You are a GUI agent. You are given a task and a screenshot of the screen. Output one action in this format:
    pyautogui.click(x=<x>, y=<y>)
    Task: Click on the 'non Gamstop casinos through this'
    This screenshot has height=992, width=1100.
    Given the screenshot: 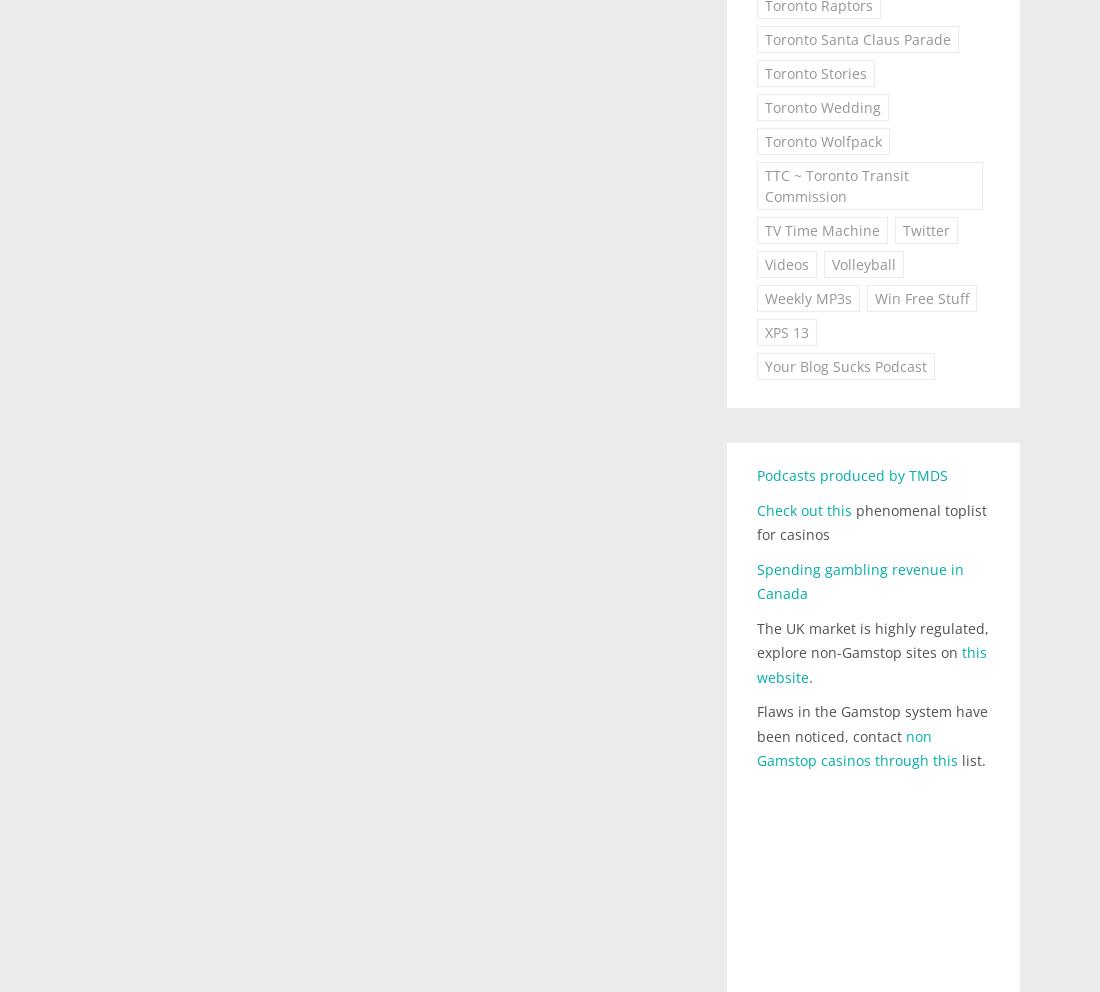 What is the action you would take?
    pyautogui.click(x=755, y=746)
    